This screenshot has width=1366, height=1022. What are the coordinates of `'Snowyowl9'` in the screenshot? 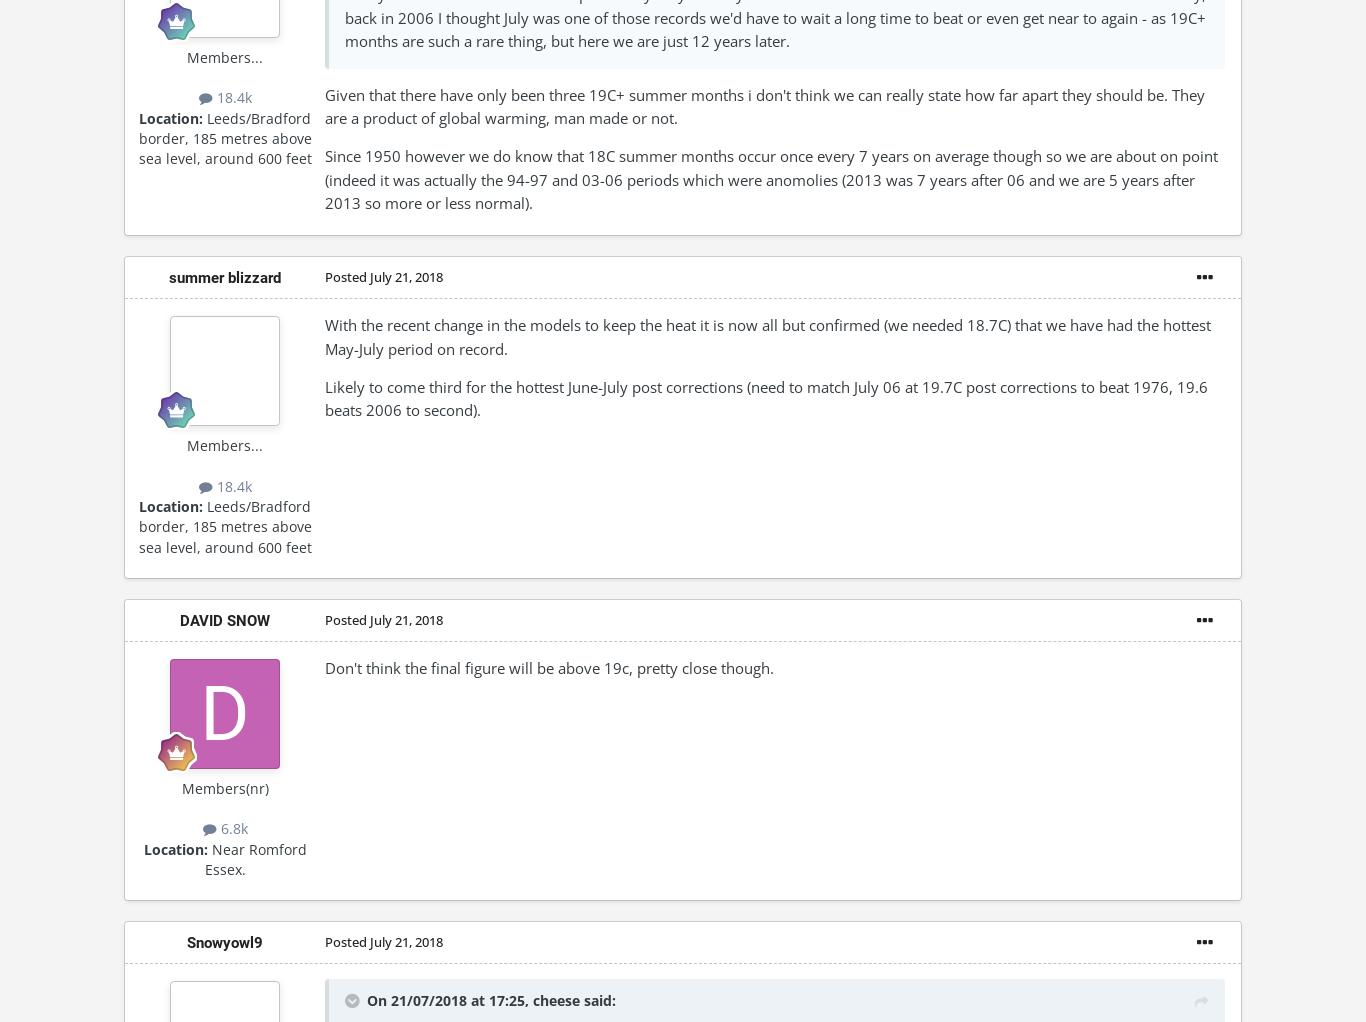 It's located at (223, 942).